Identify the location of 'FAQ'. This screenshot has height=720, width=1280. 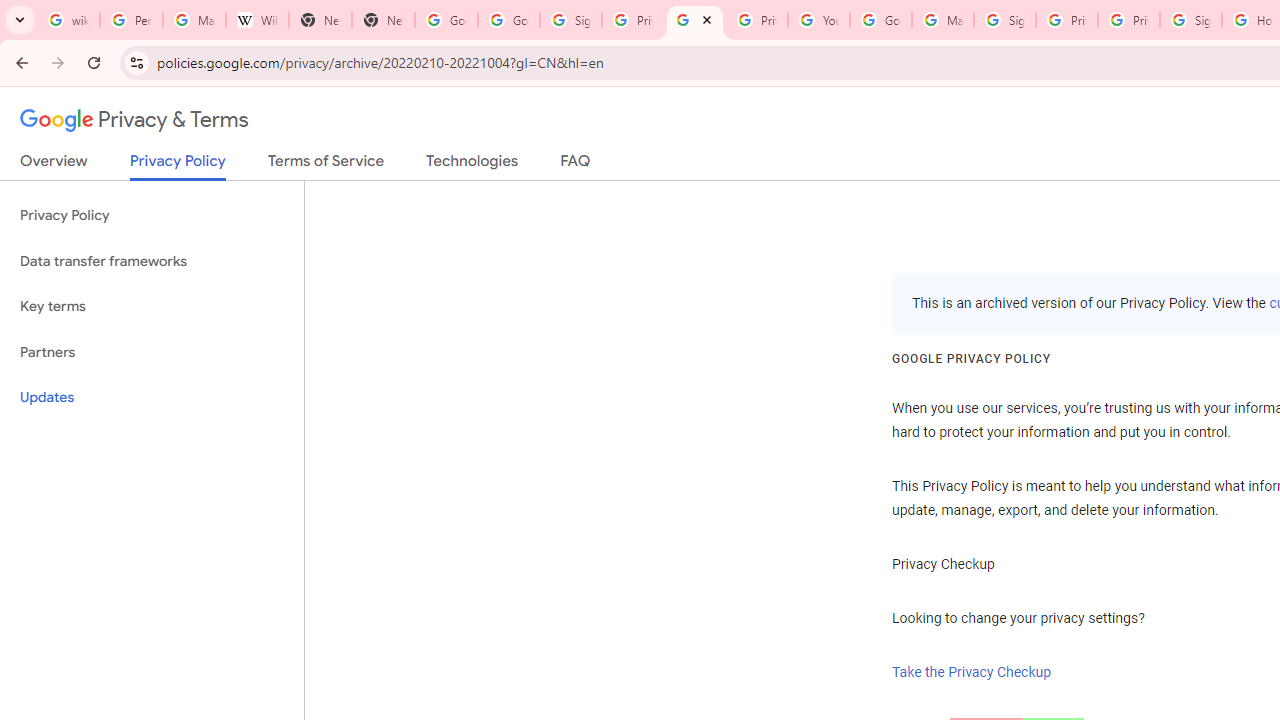
(575, 164).